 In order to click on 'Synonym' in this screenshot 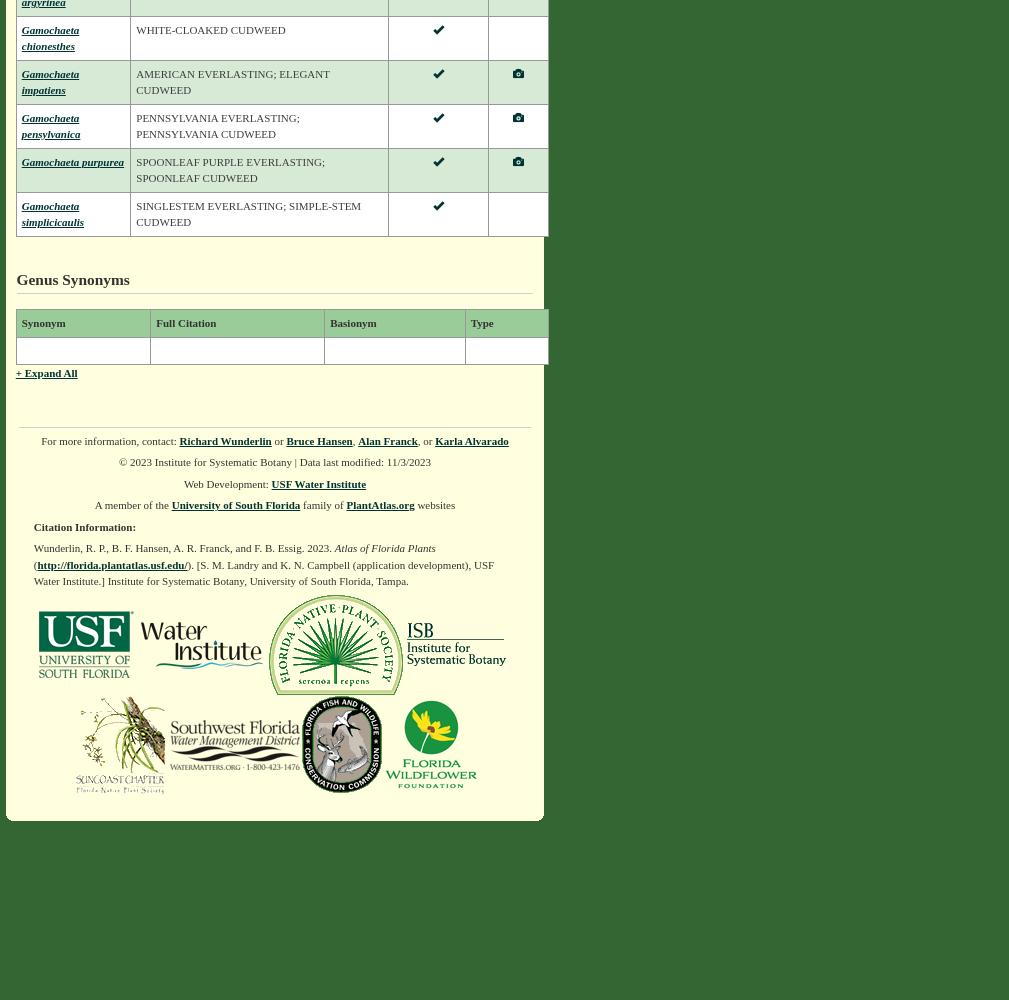, I will do `click(41, 322)`.